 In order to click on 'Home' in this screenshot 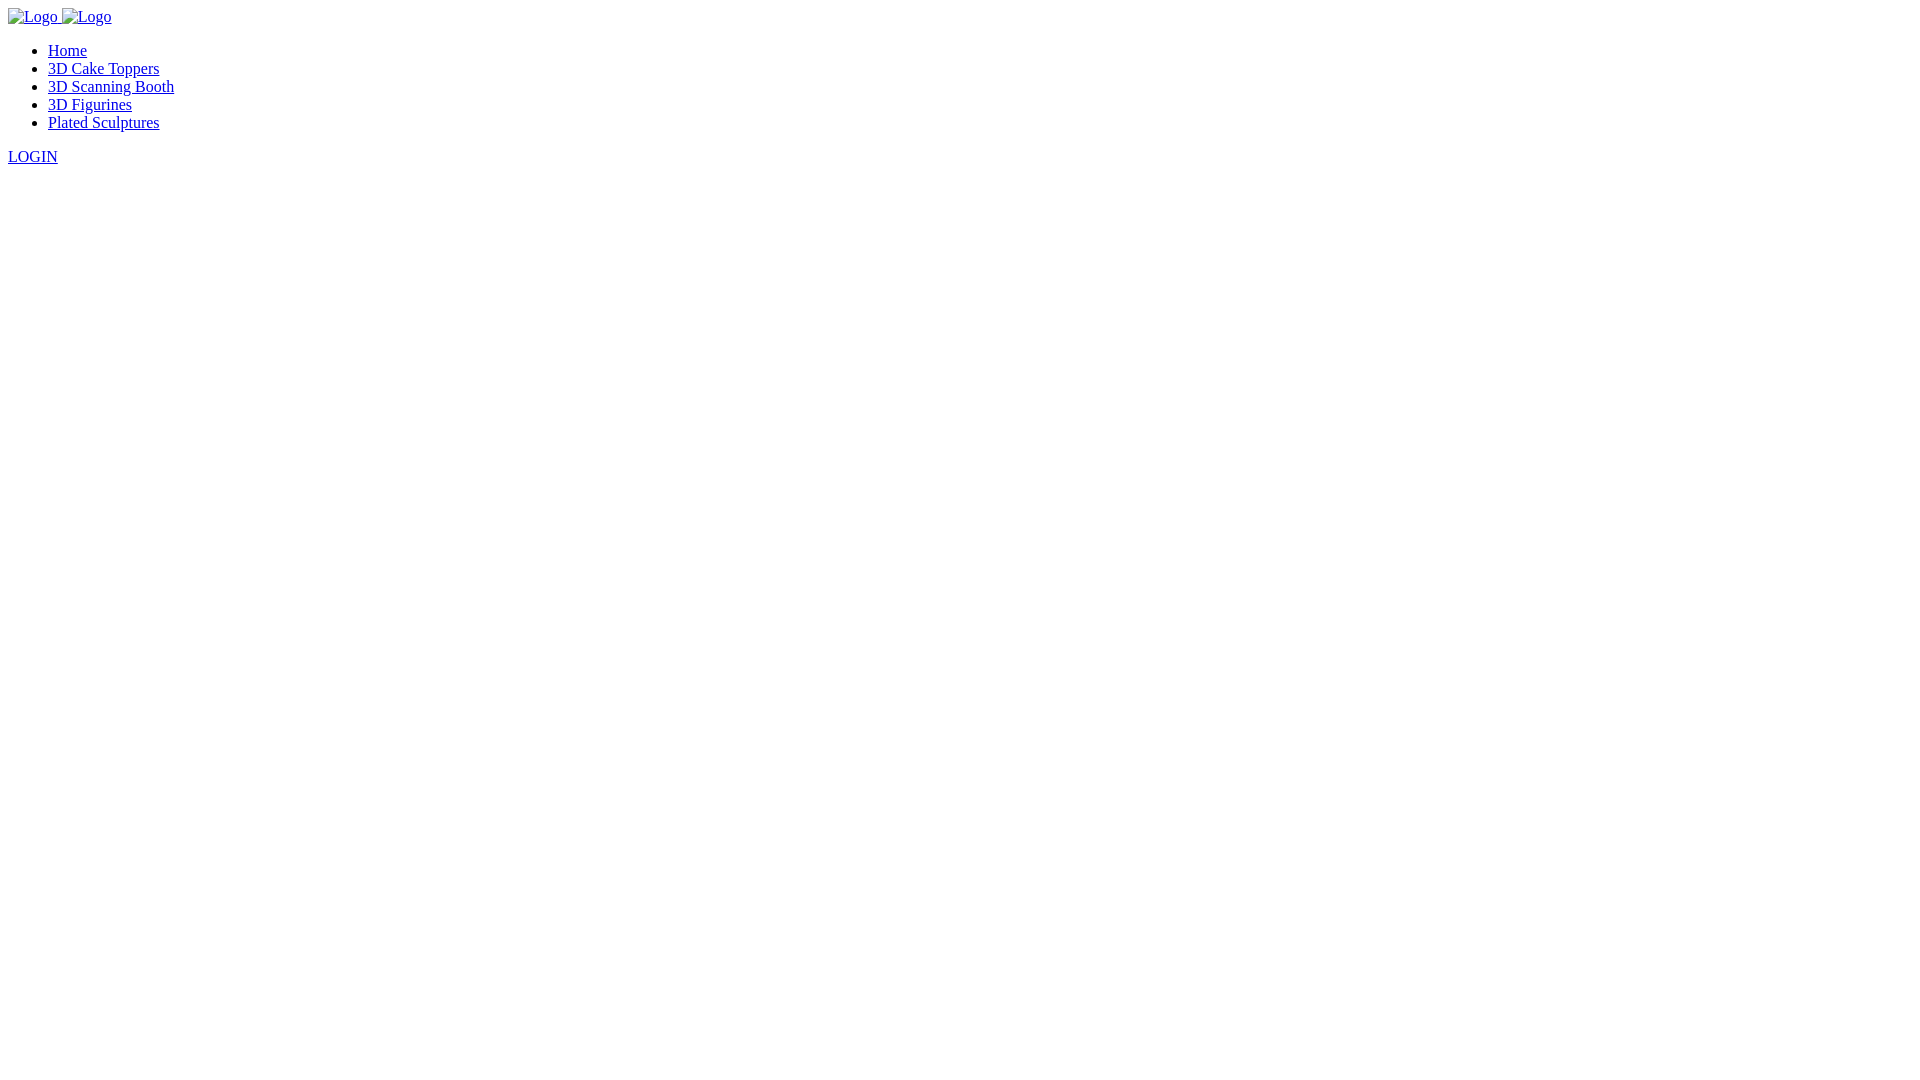, I will do `click(67, 49)`.